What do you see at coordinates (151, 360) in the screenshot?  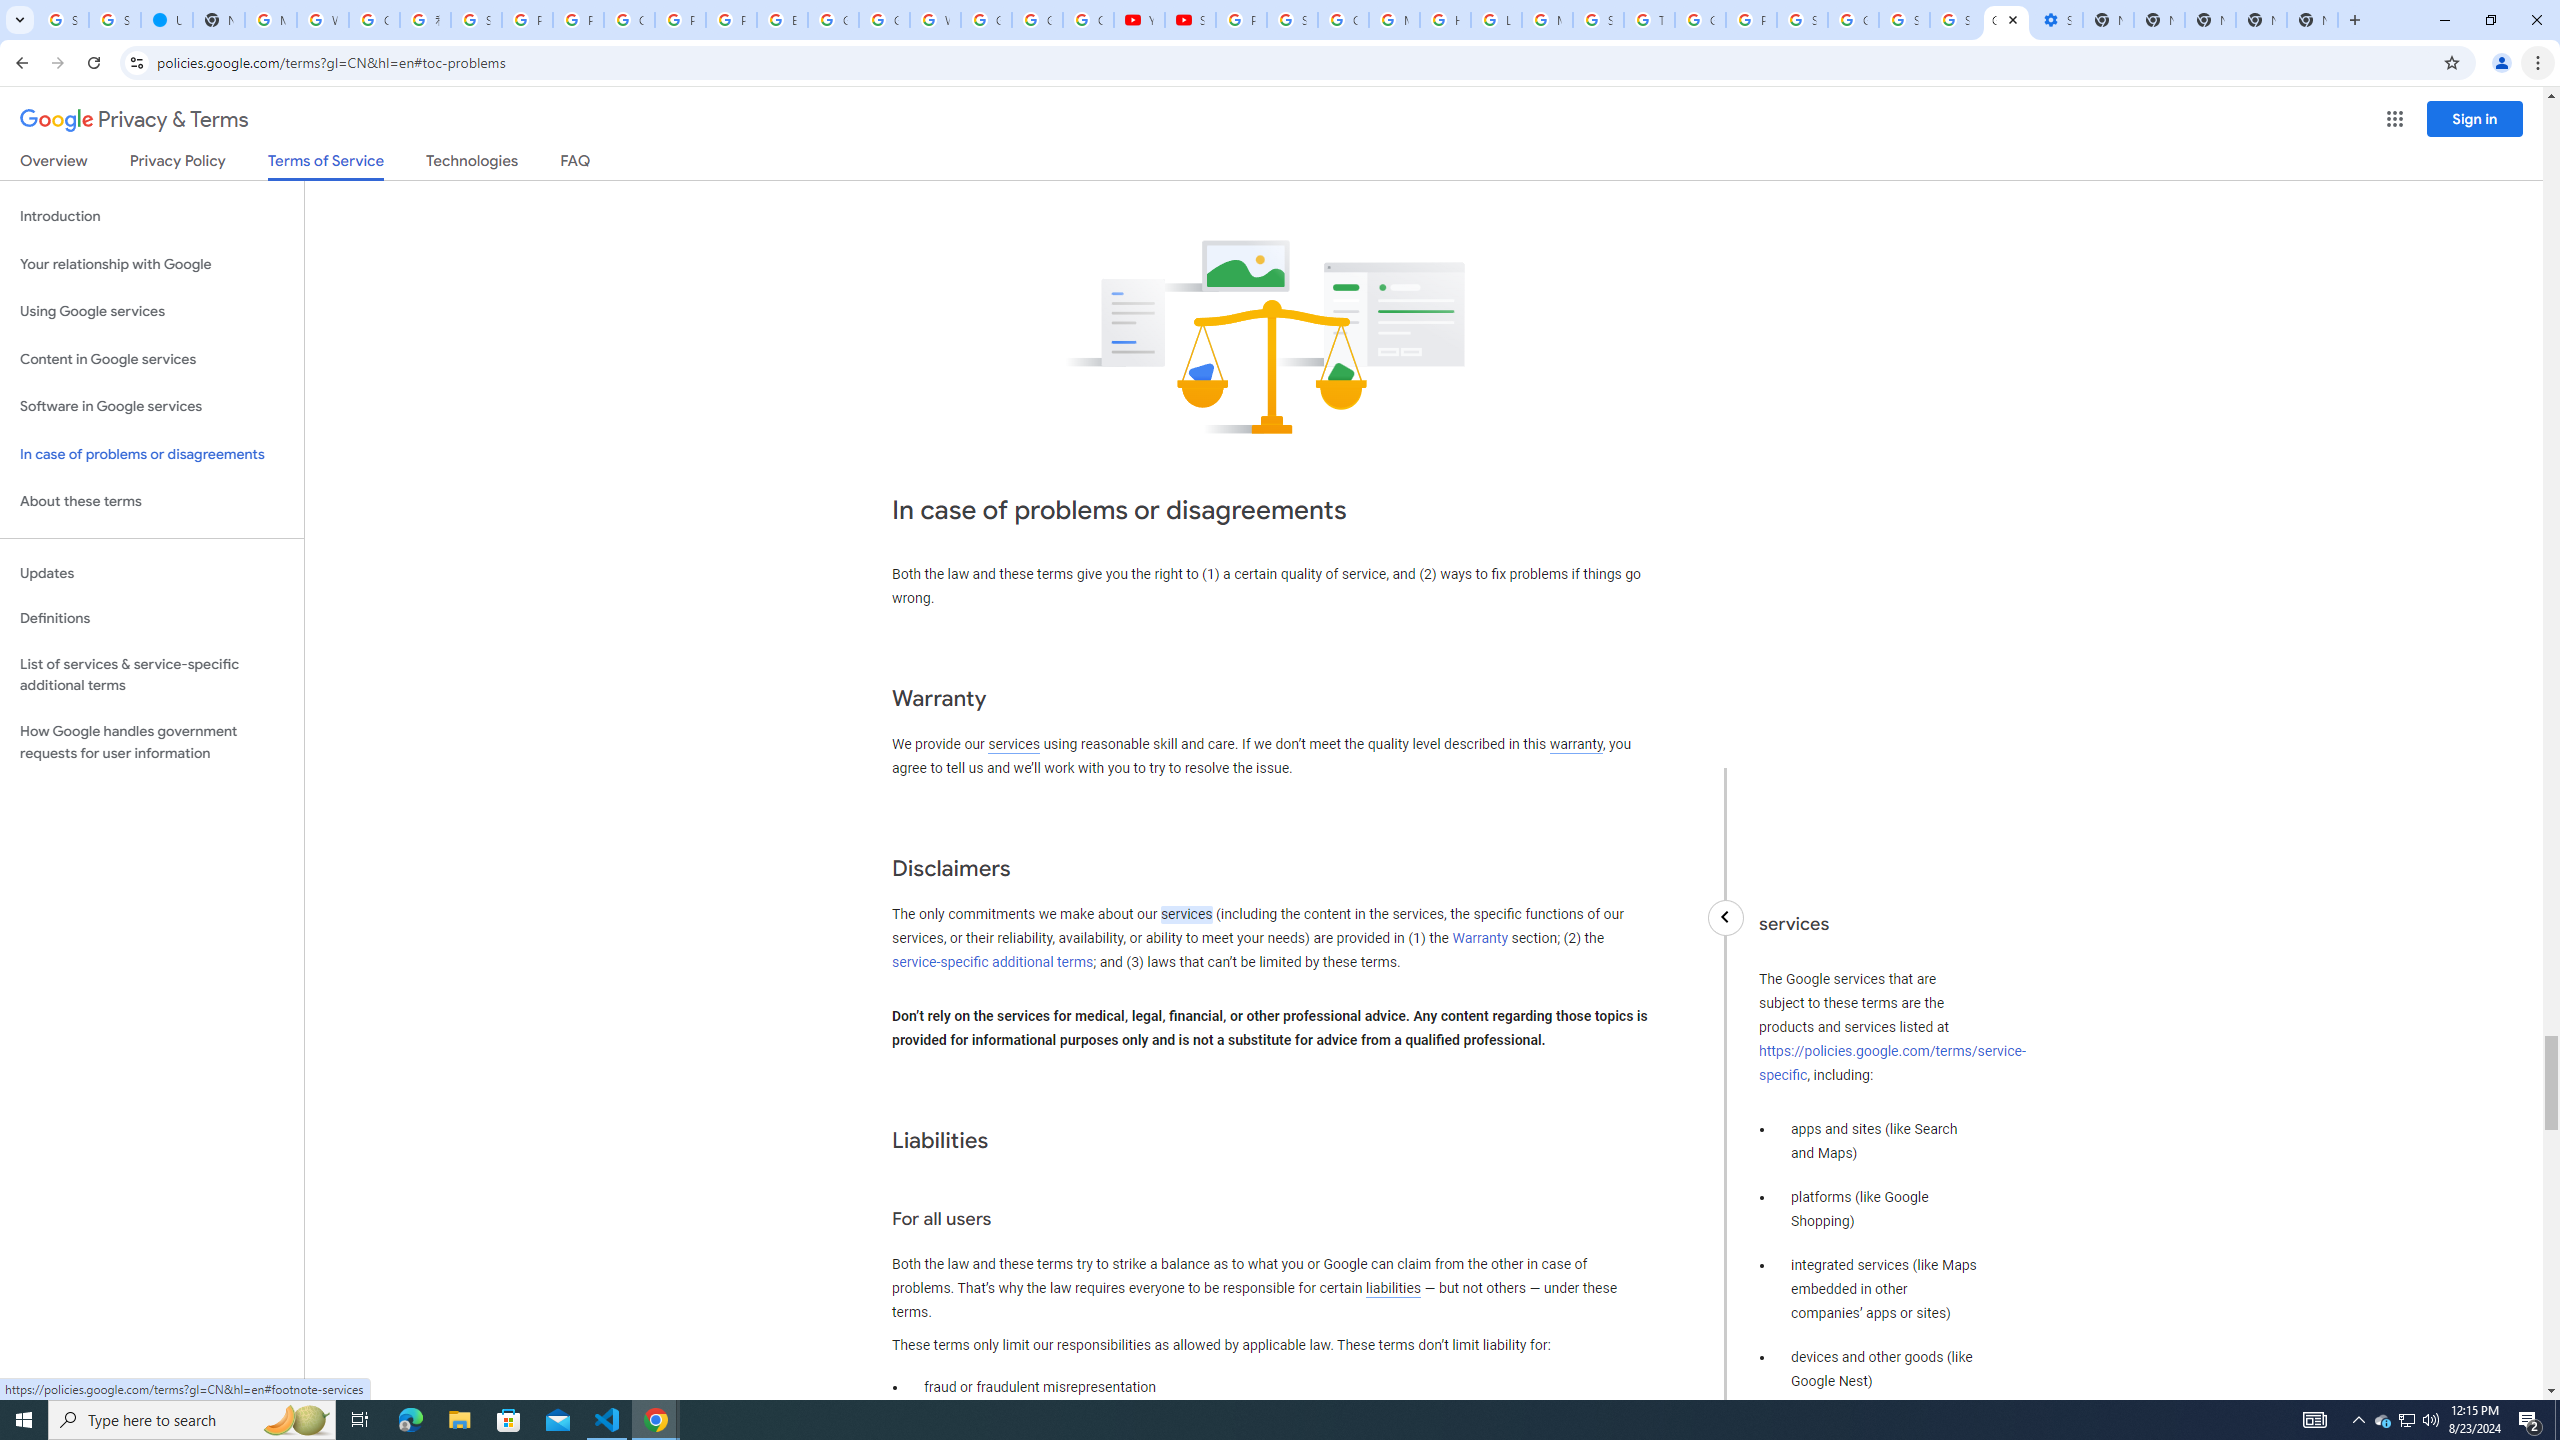 I see `'Content in Google services'` at bounding box center [151, 360].